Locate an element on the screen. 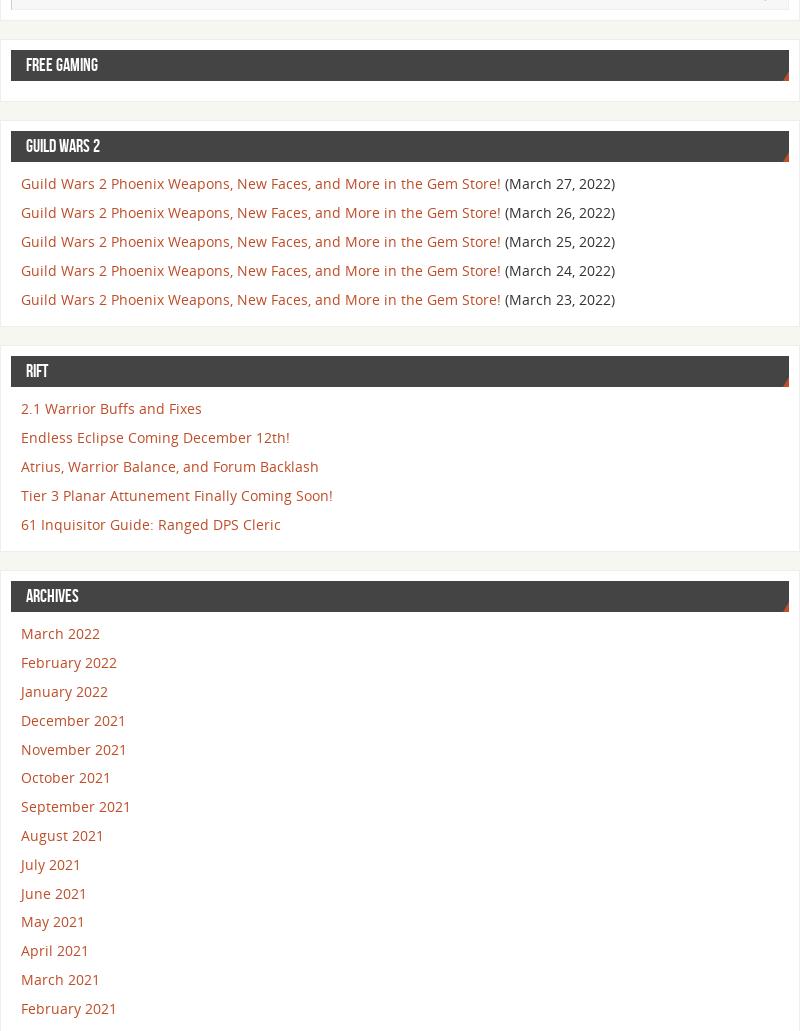 This screenshot has height=1031, width=800. 'October 2021' is located at coordinates (65, 776).